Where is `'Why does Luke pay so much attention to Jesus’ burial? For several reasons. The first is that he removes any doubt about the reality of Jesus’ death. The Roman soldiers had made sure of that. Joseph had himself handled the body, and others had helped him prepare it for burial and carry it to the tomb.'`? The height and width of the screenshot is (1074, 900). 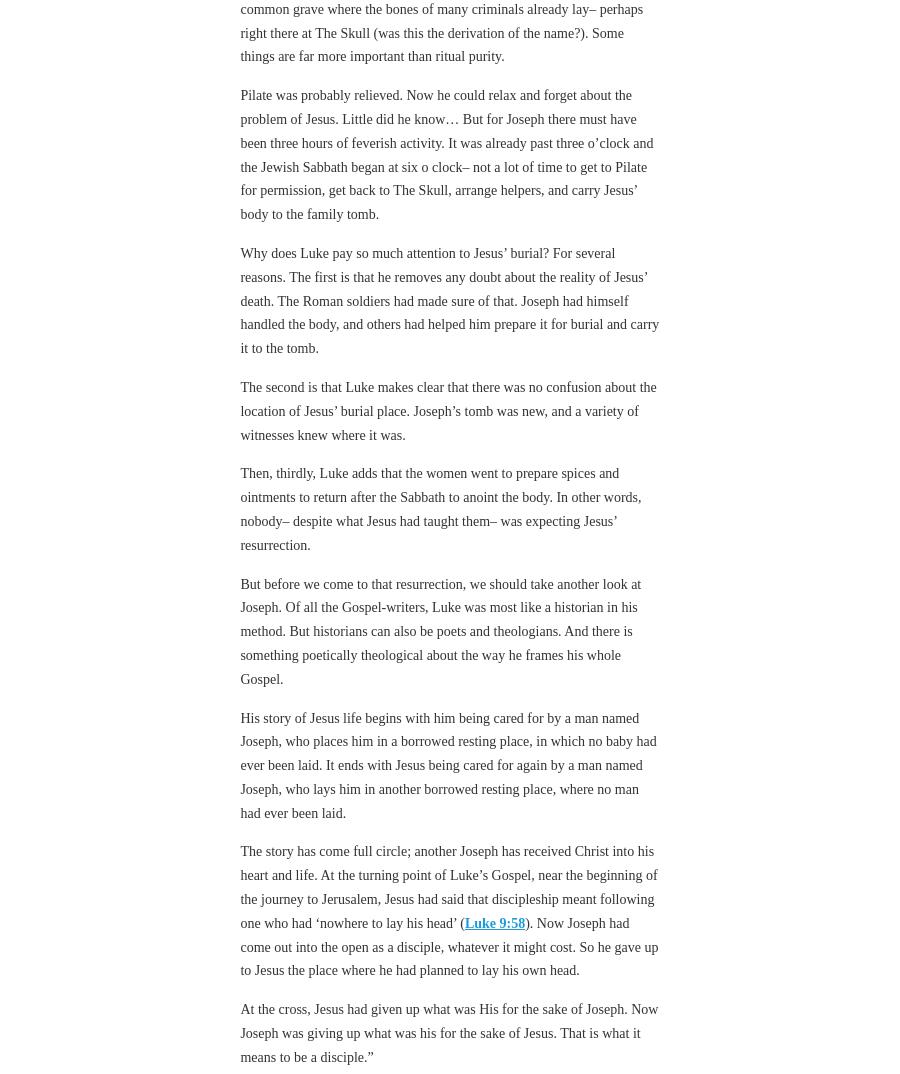
'Why does Luke pay so much attention to Jesus’ burial? For several reasons. The first is that he removes any doubt about the reality of Jesus’ death. The Roman soldiers had made sure of that. Joseph had himself handled the body, and others had helped him prepare it for burial and carry it to the tomb.' is located at coordinates (239, 300).